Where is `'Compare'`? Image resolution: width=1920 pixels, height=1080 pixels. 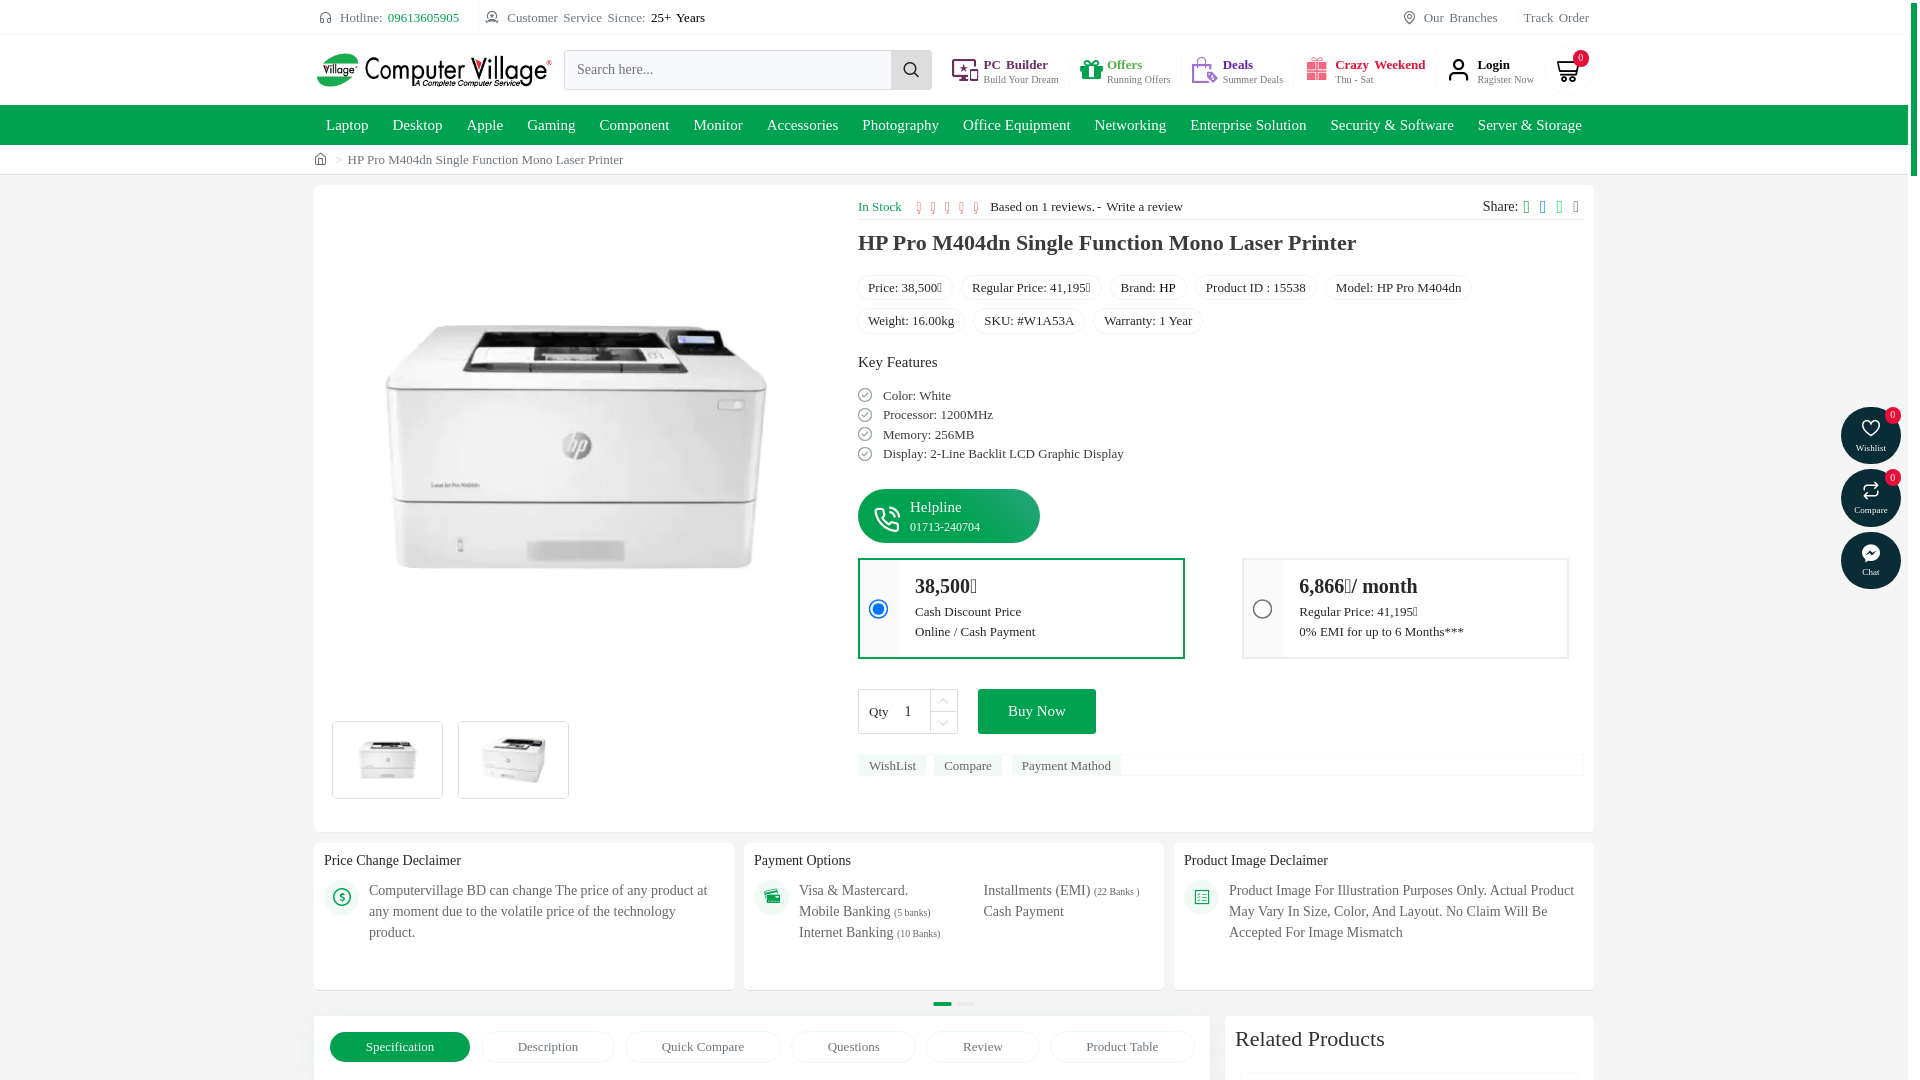
'Compare' is located at coordinates (968, 764).